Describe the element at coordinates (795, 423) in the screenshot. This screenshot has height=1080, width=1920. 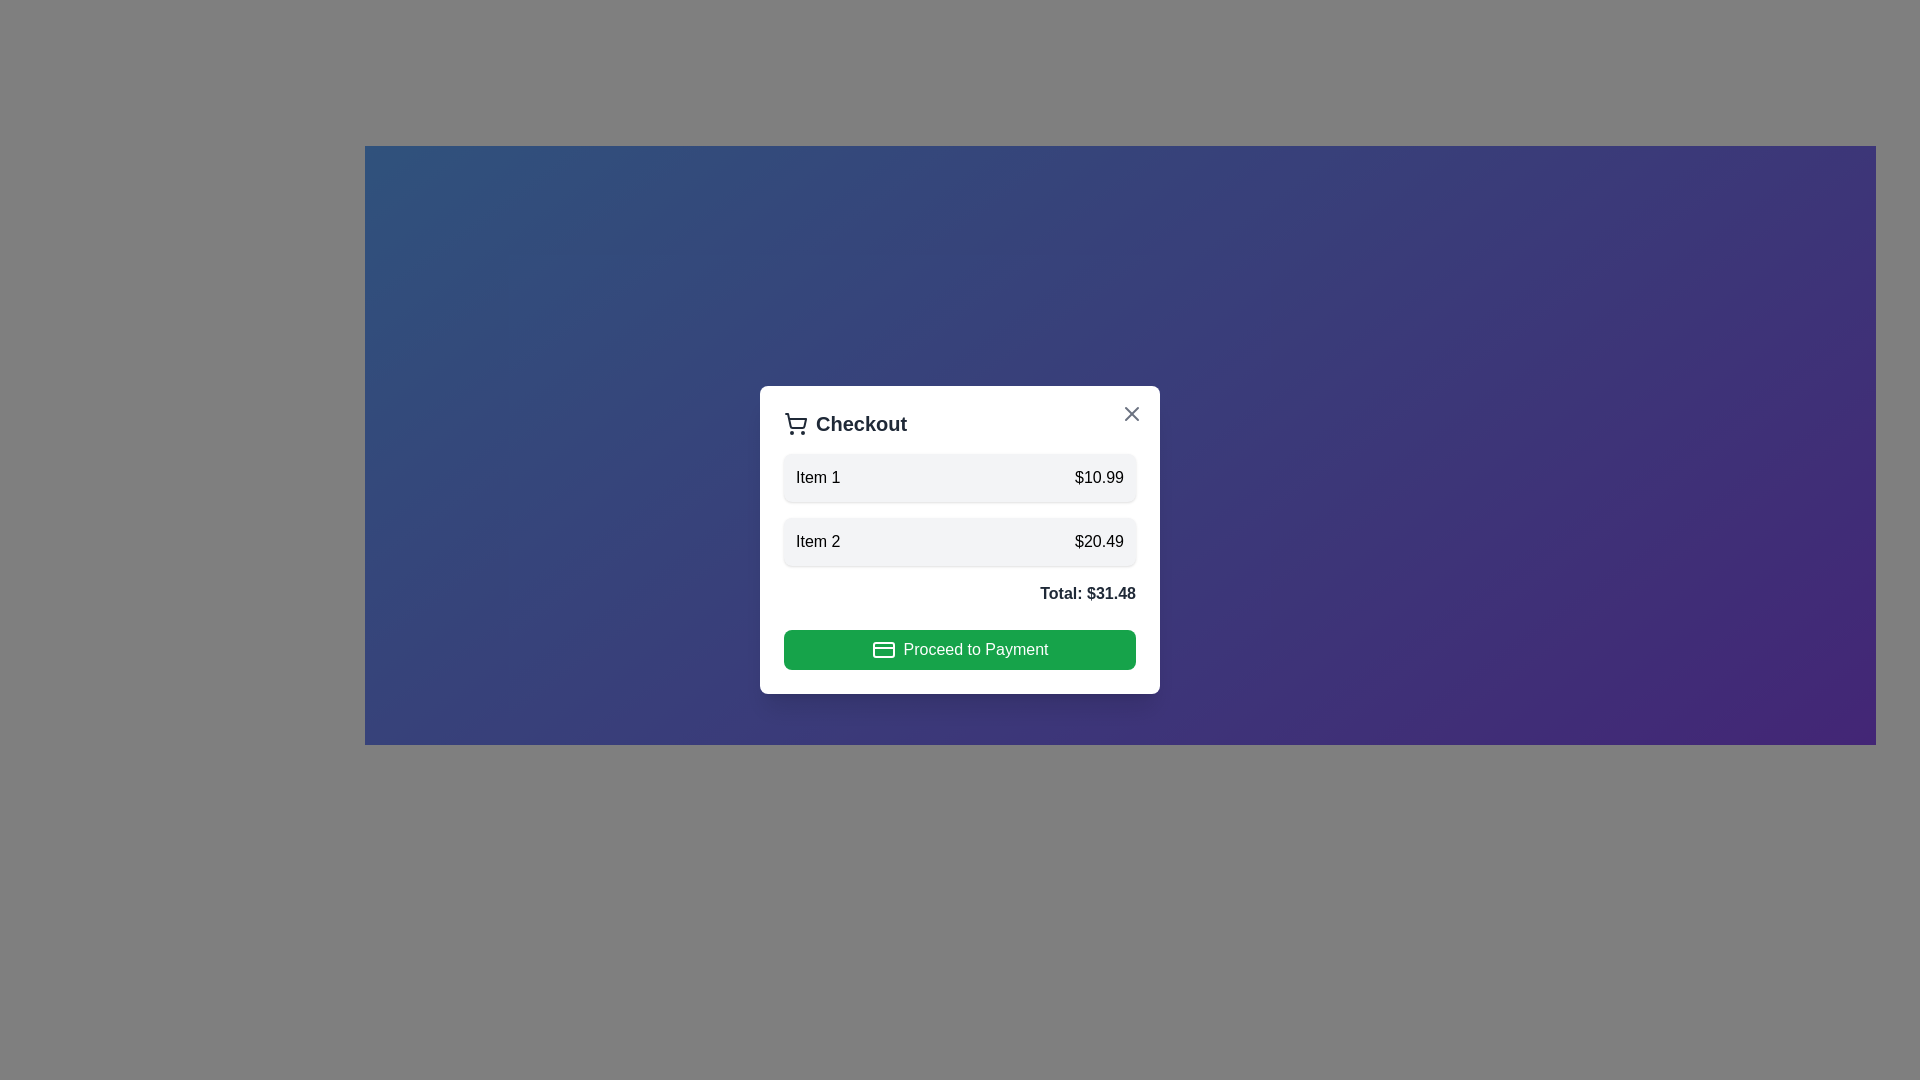
I see `shopping cart SVG icon located at the top center of the interface, adjacent to the 'Checkout' label, by clicking on it` at that location.